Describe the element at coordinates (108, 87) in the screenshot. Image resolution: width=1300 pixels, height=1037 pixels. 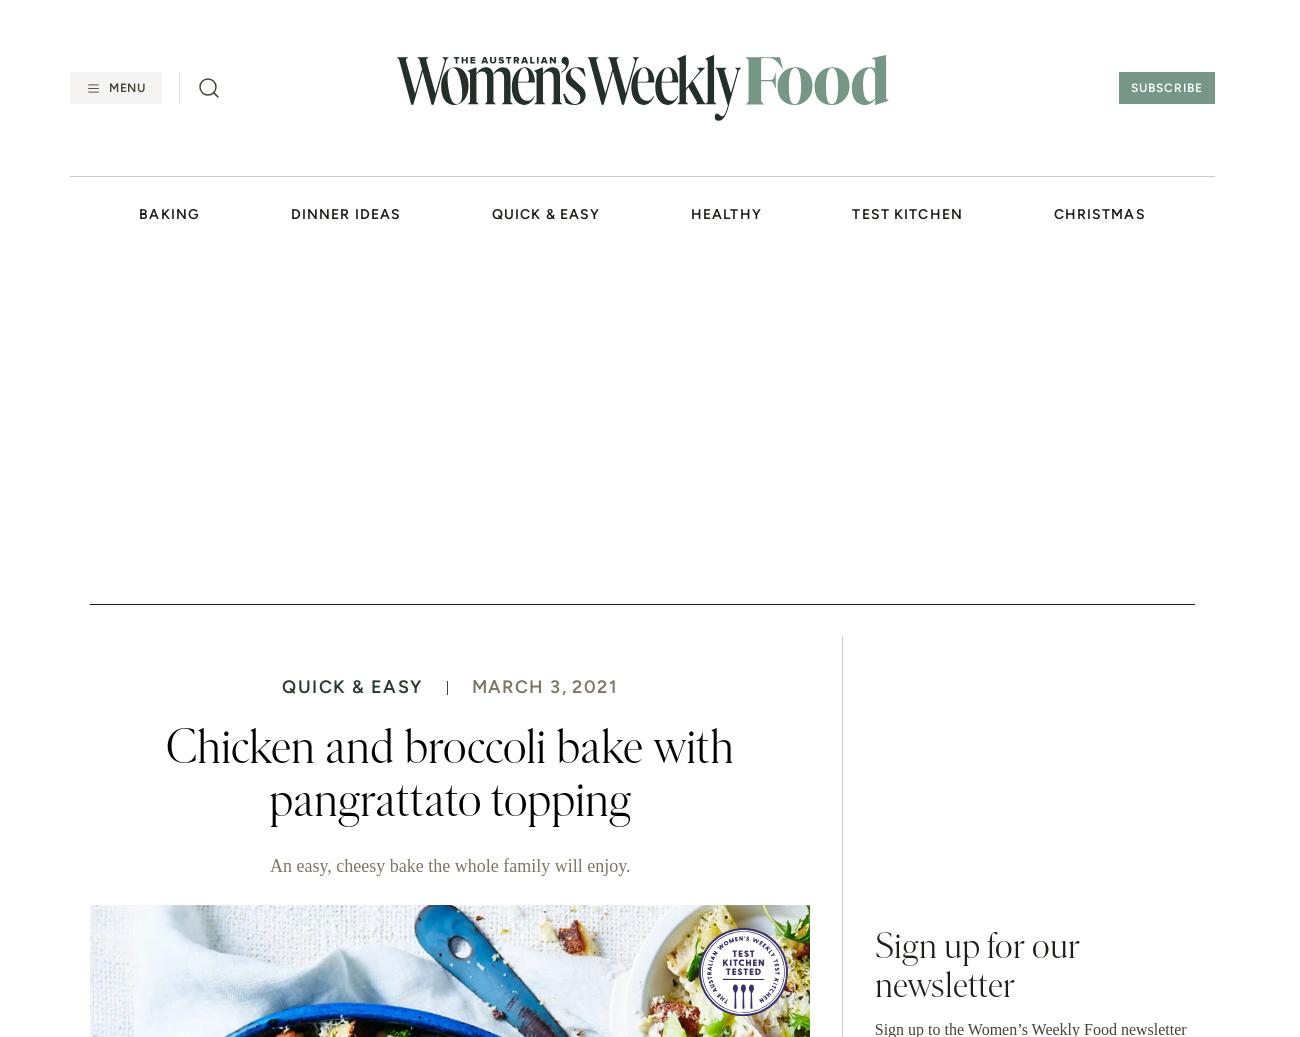
I see `'Menu'` at that location.